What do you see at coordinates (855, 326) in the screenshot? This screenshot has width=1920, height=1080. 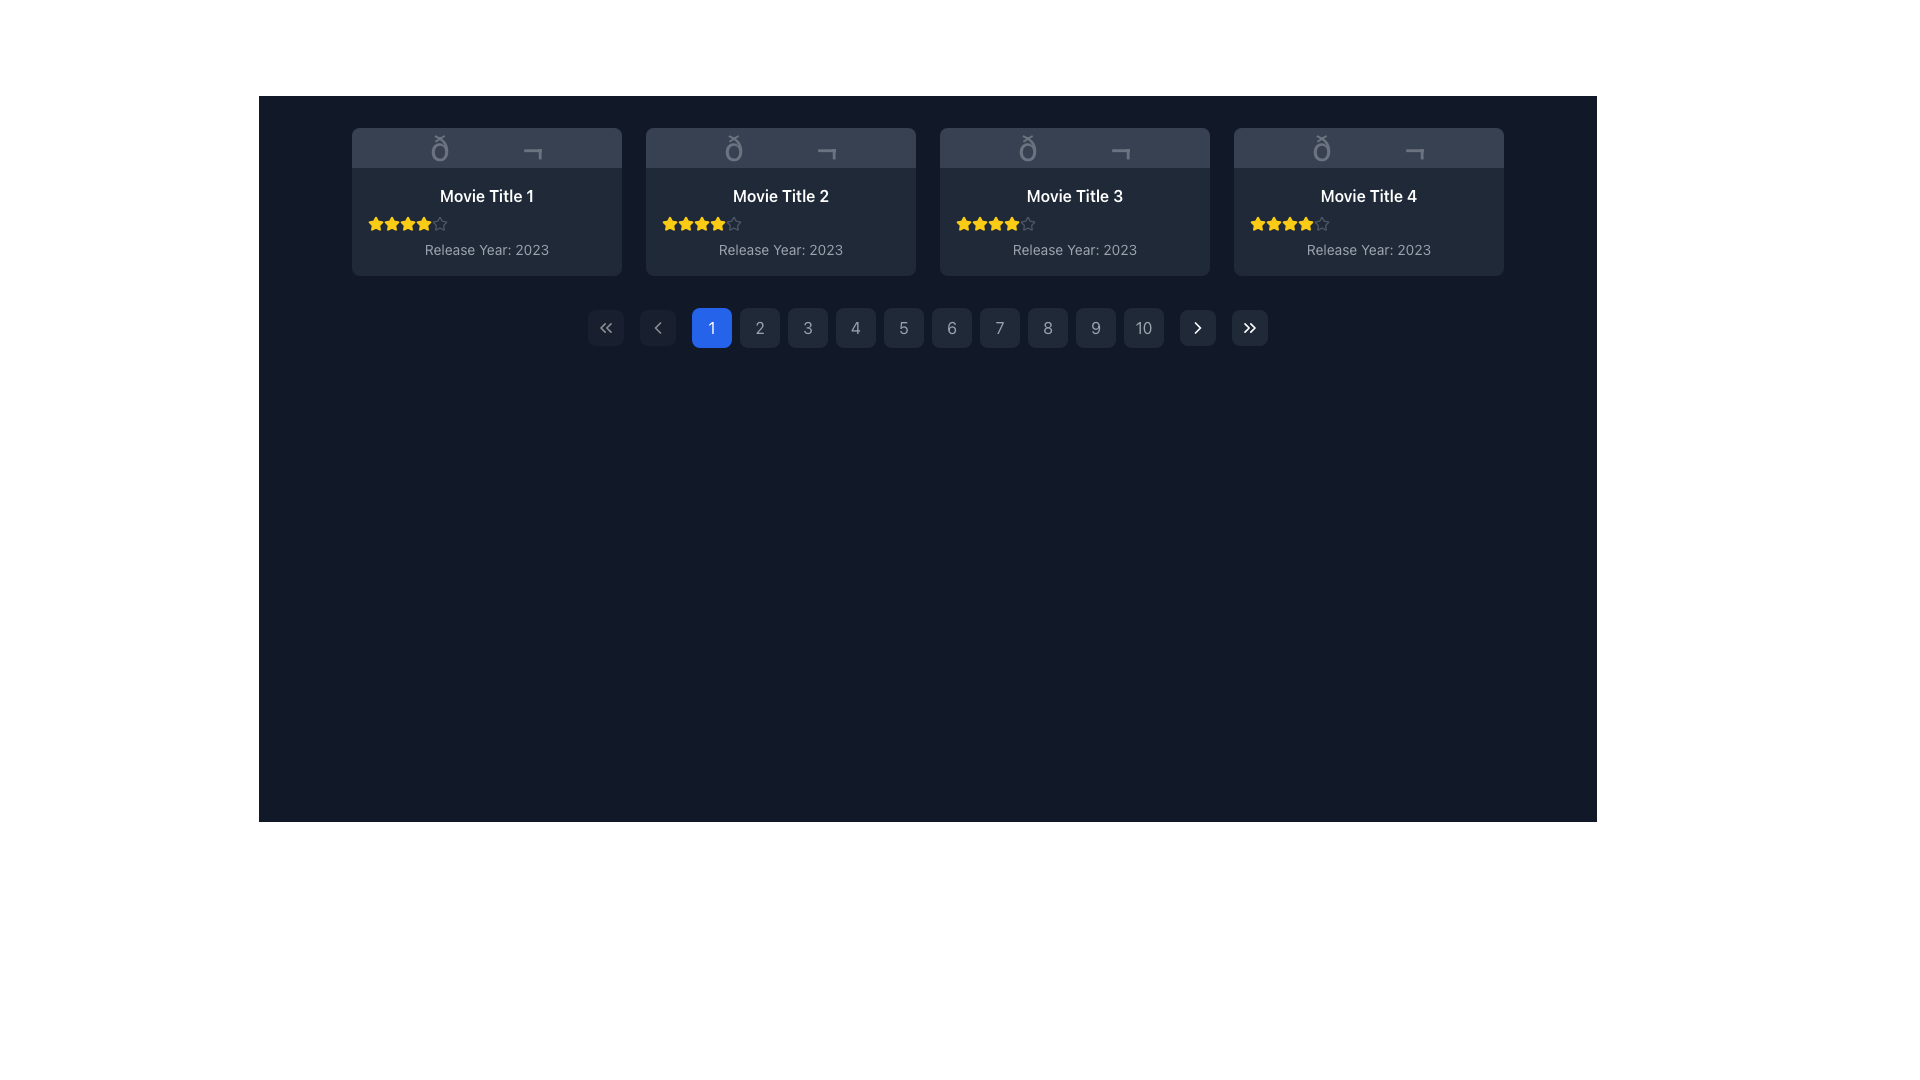 I see `the fourth pagination button for navigating to page 4, located in a sequence of ten buttons, to provide visual feedback` at bounding box center [855, 326].